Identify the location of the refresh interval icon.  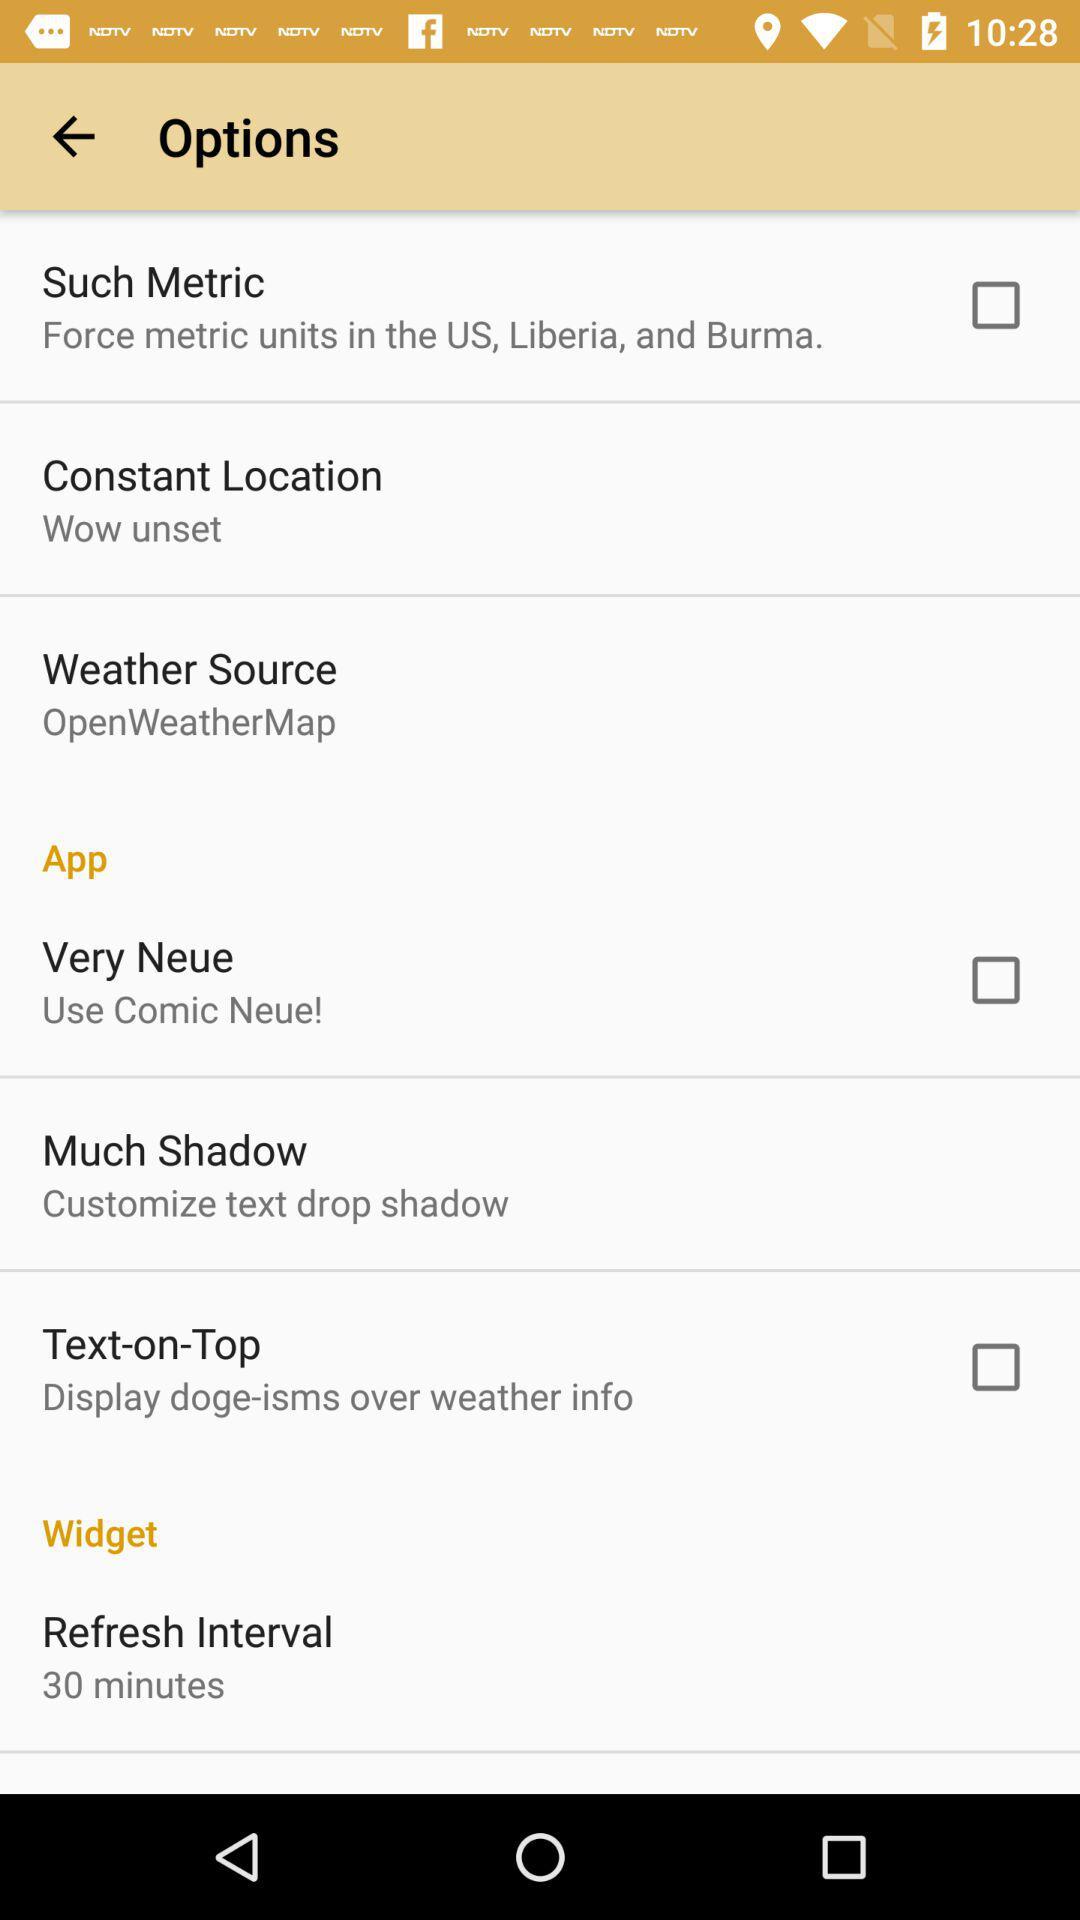
(187, 1630).